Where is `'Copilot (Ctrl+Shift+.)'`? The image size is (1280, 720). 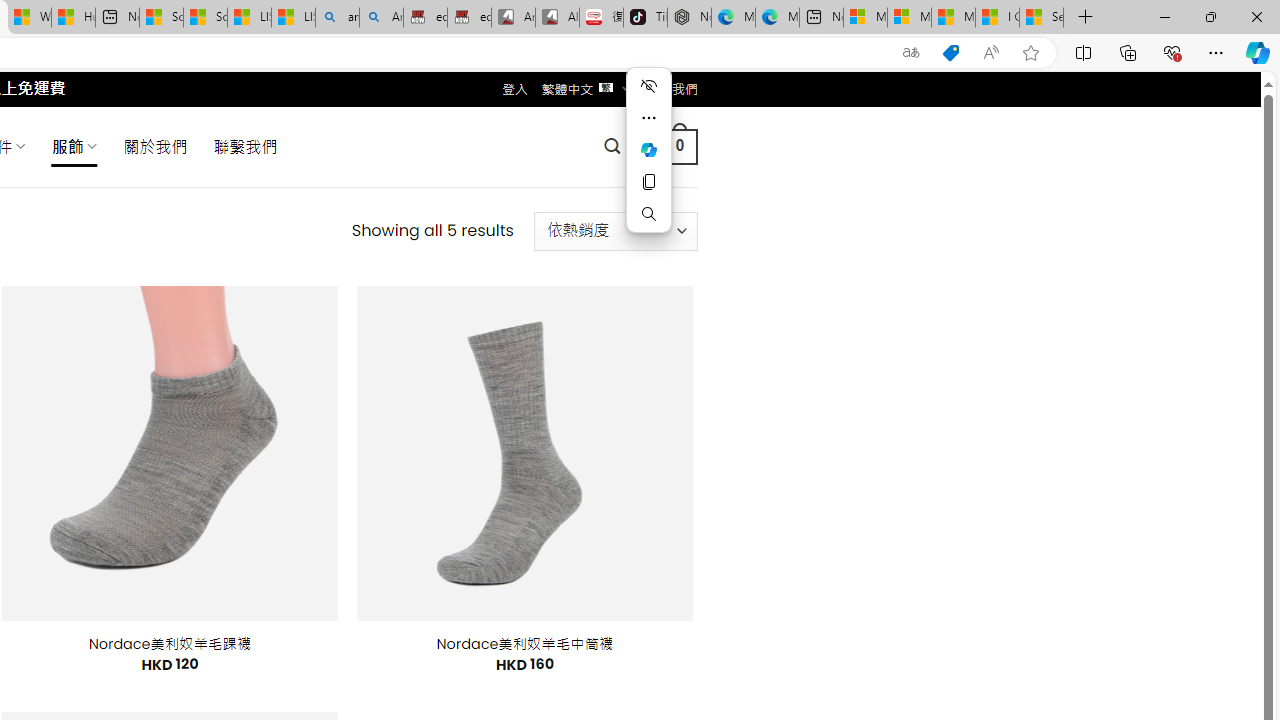 'Copilot (Ctrl+Shift+.)' is located at coordinates (1257, 51).